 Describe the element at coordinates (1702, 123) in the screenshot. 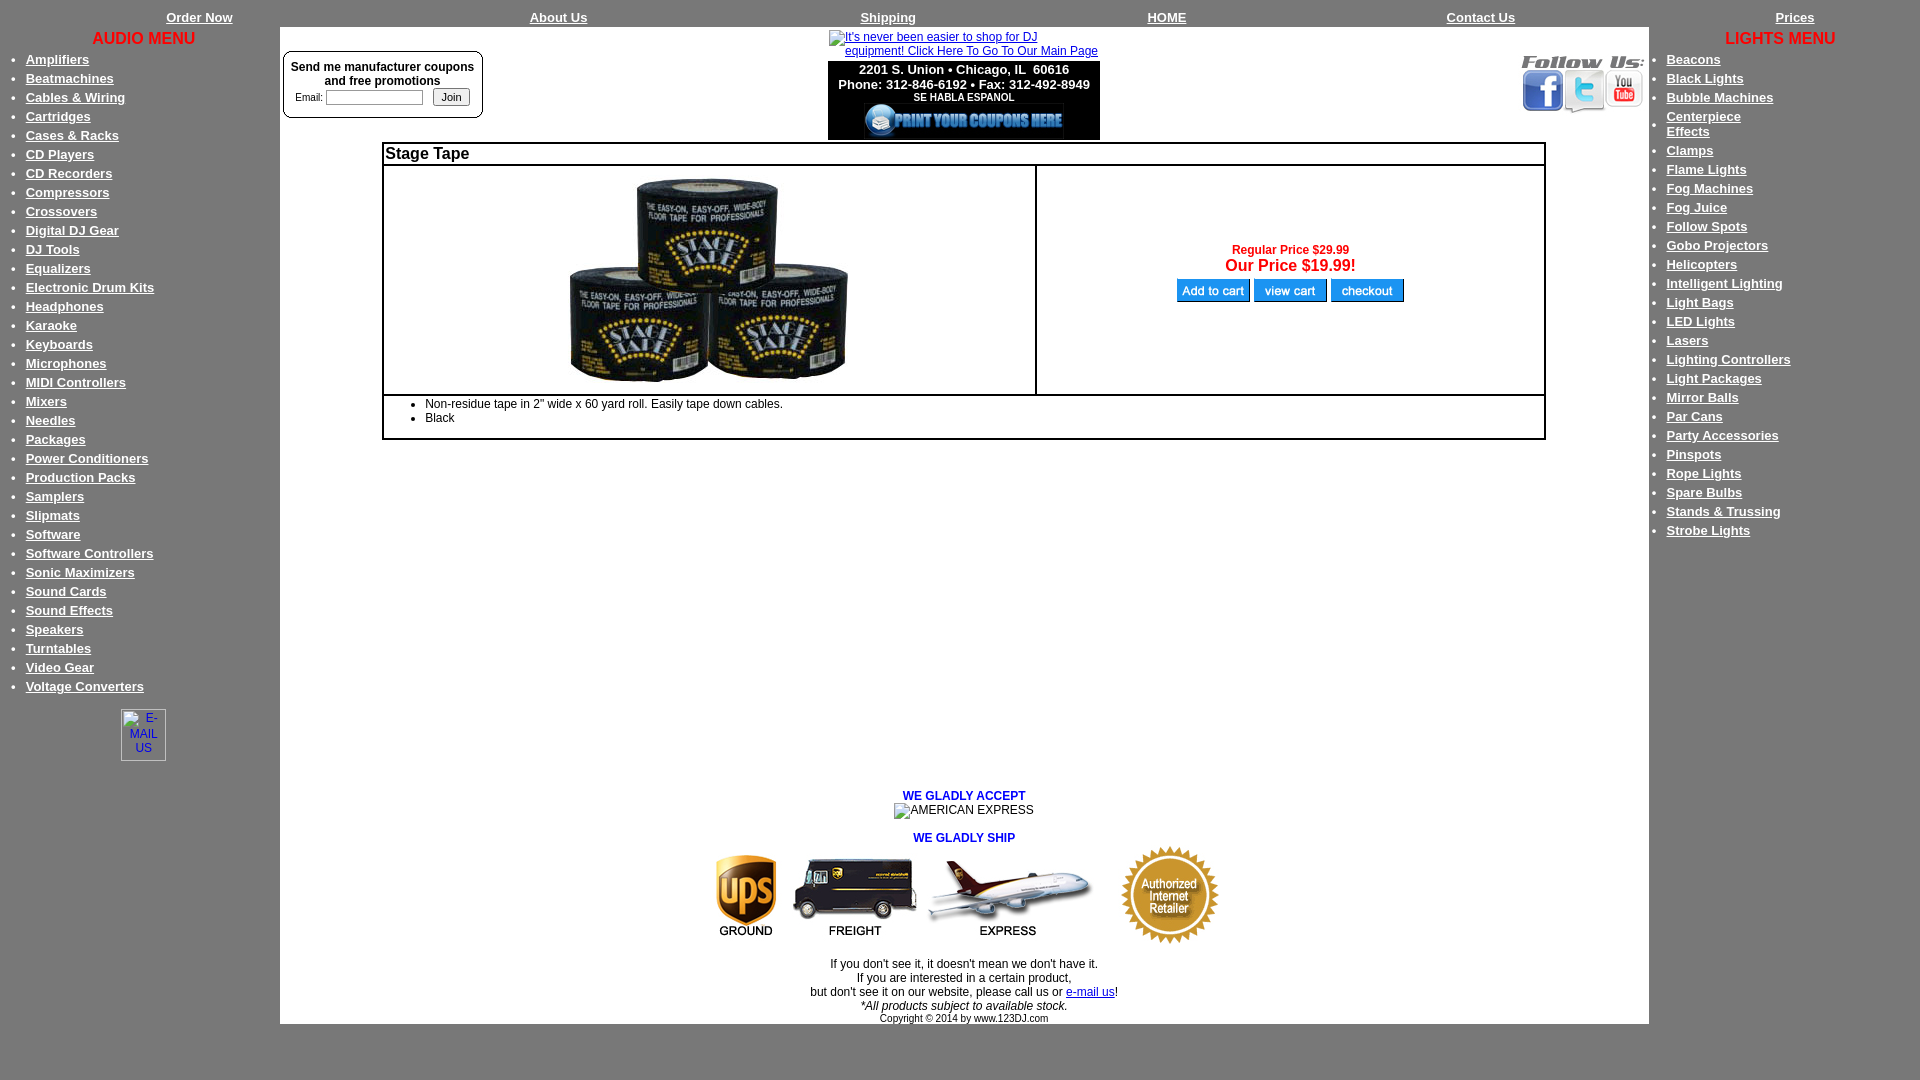

I see `'Centerpiece` at that location.